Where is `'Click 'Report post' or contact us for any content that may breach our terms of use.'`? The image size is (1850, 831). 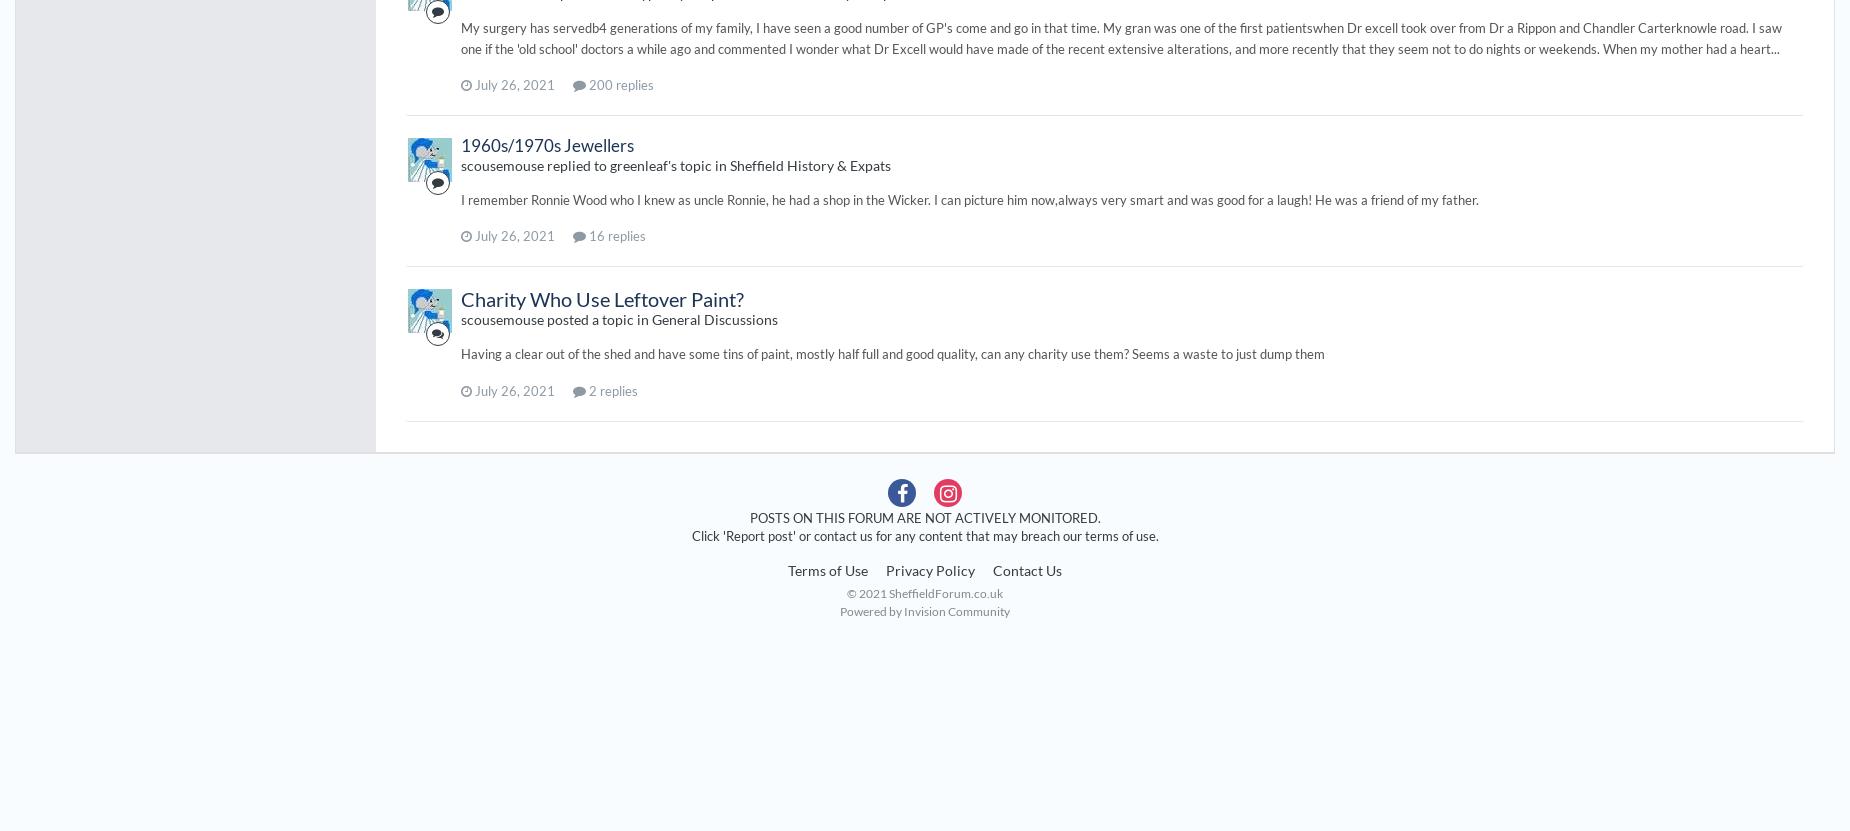
'Click 'Report post' or contact us for any content that may breach our terms of use.' is located at coordinates (924, 533).